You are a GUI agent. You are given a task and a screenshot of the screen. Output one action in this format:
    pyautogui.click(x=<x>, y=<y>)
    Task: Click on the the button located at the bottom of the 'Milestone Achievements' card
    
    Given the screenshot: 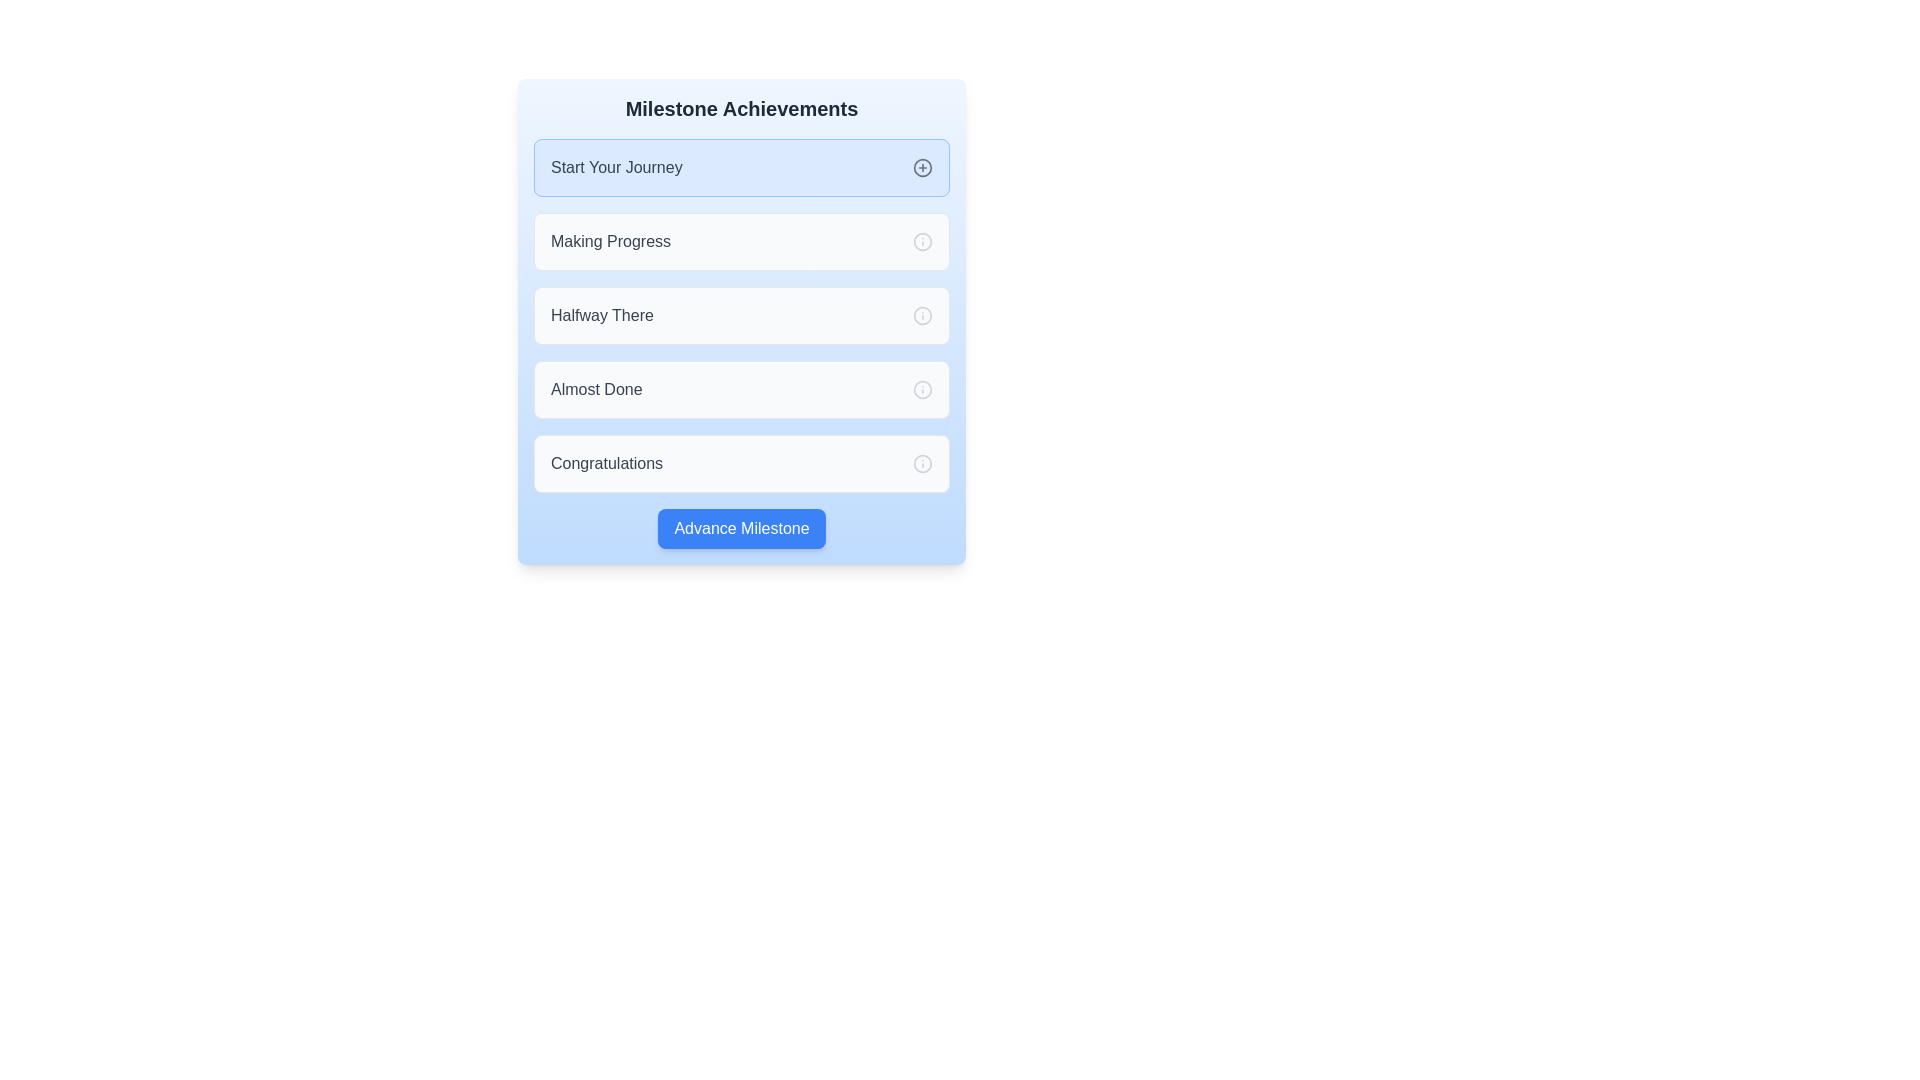 What is the action you would take?
    pyautogui.click(x=741, y=527)
    